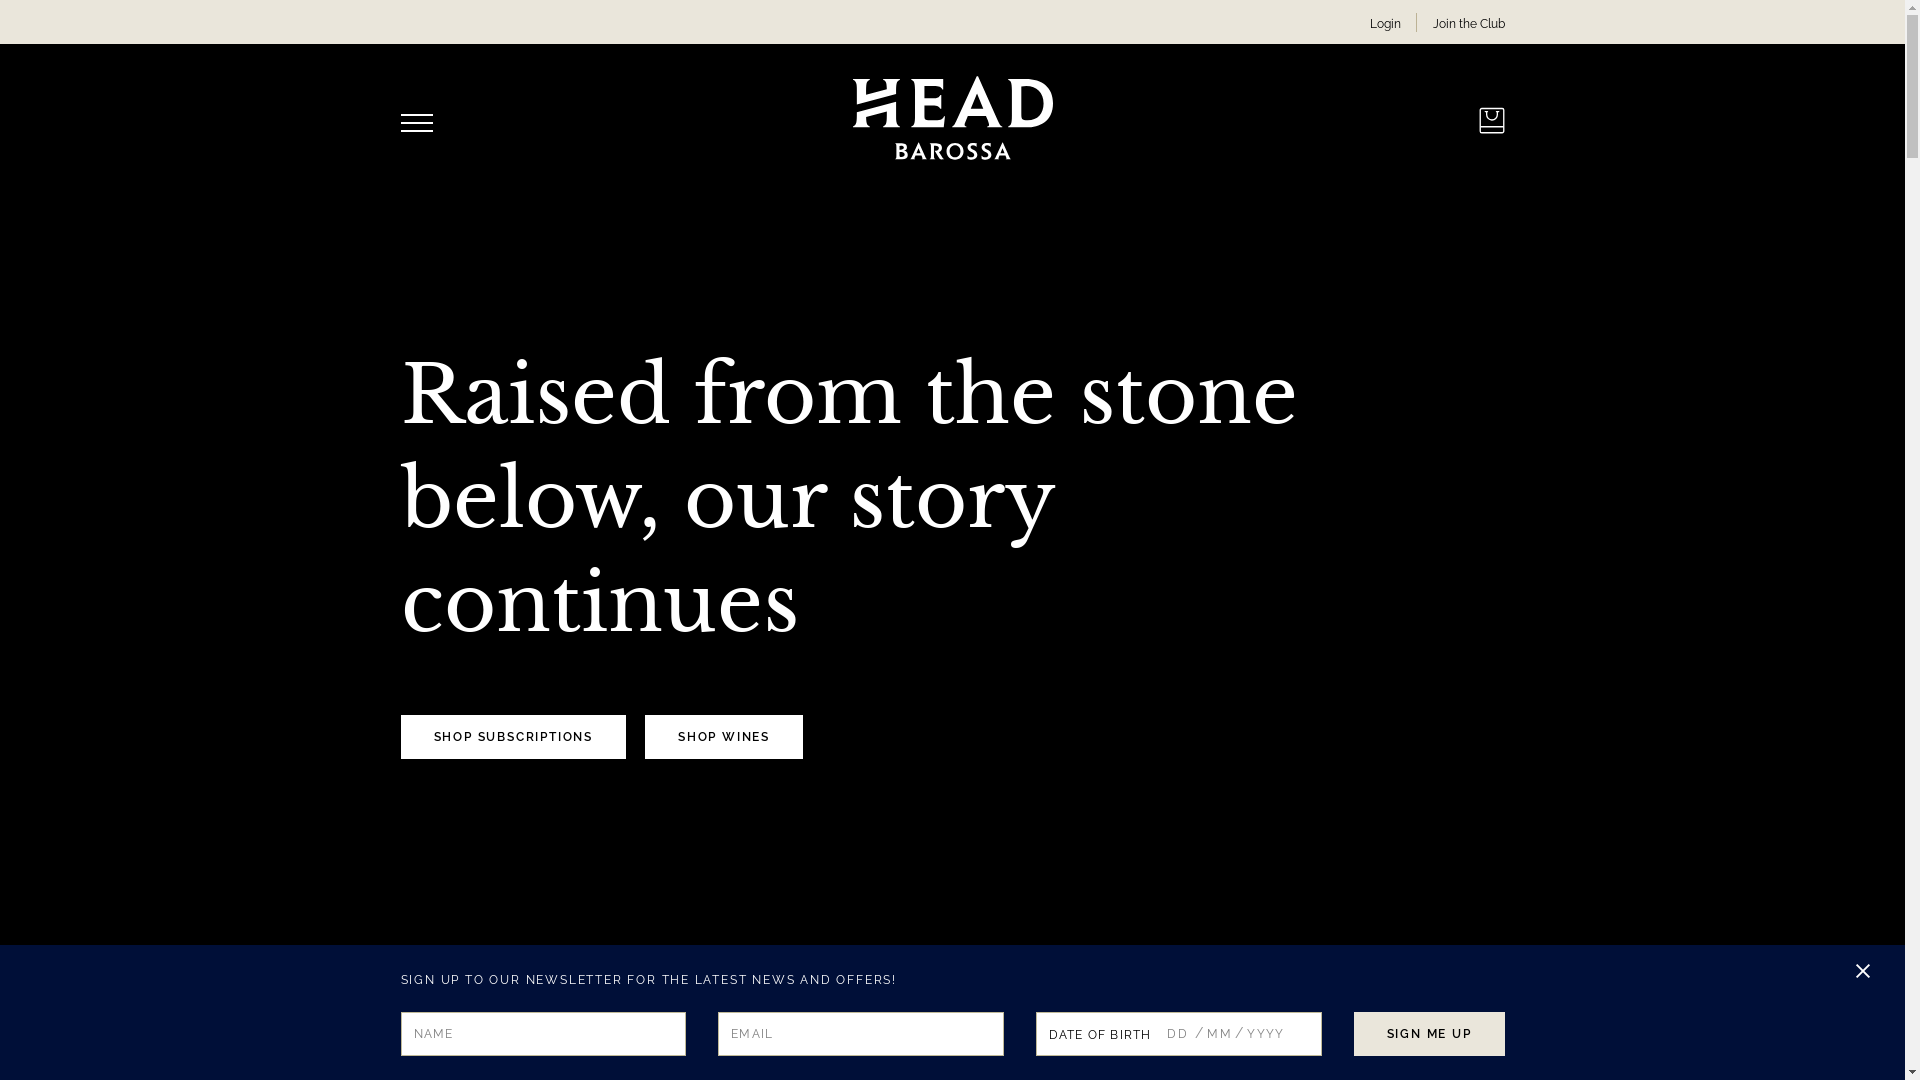 This screenshot has width=1920, height=1080. Describe the element at coordinates (1428, 1033) in the screenshot. I see `'SIGN ME UP'` at that location.